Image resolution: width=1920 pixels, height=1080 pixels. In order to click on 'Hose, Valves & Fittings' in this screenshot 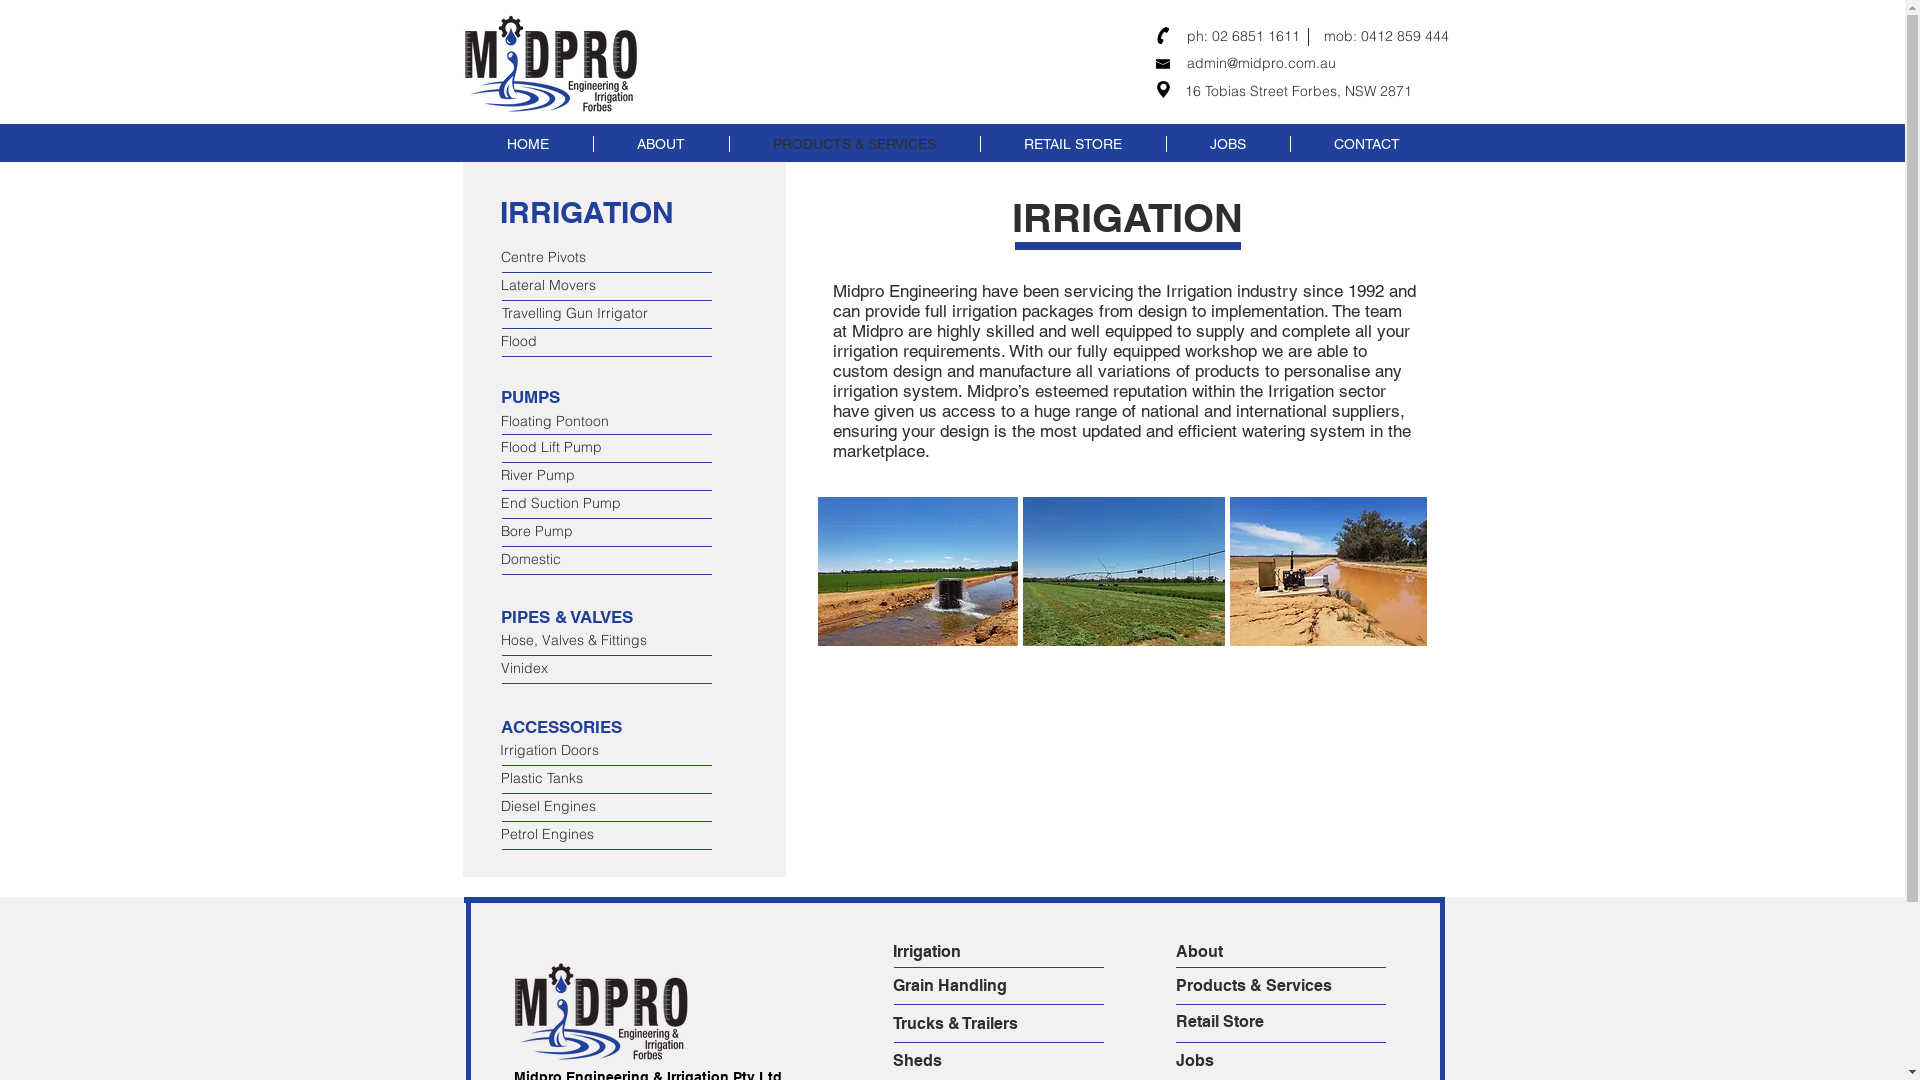, I will do `click(571, 641)`.